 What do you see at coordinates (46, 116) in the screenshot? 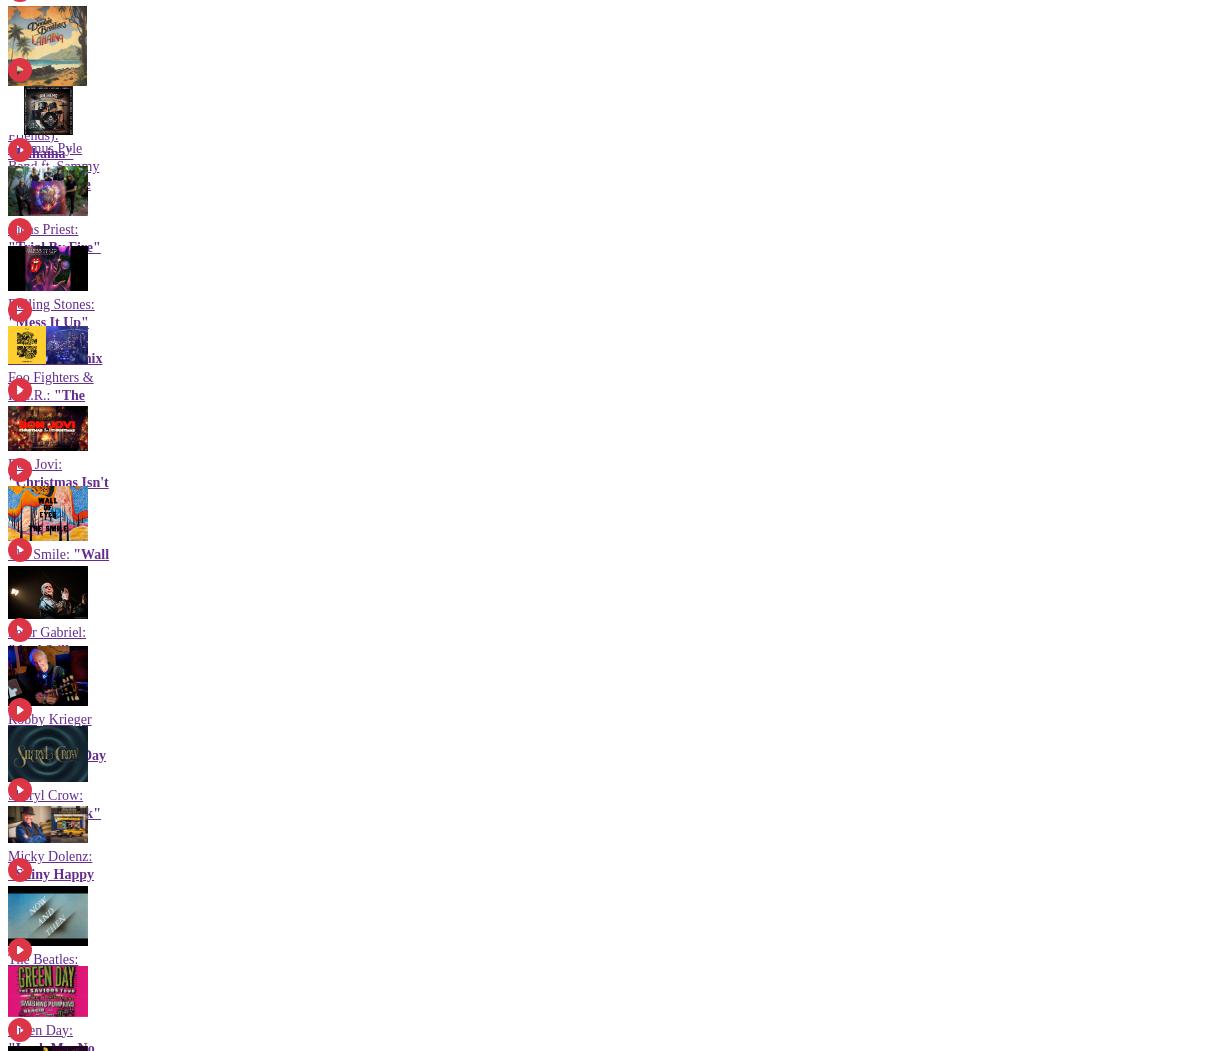
I see `'The Doobie Brothers (and Friends):'` at bounding box center [46, 116].